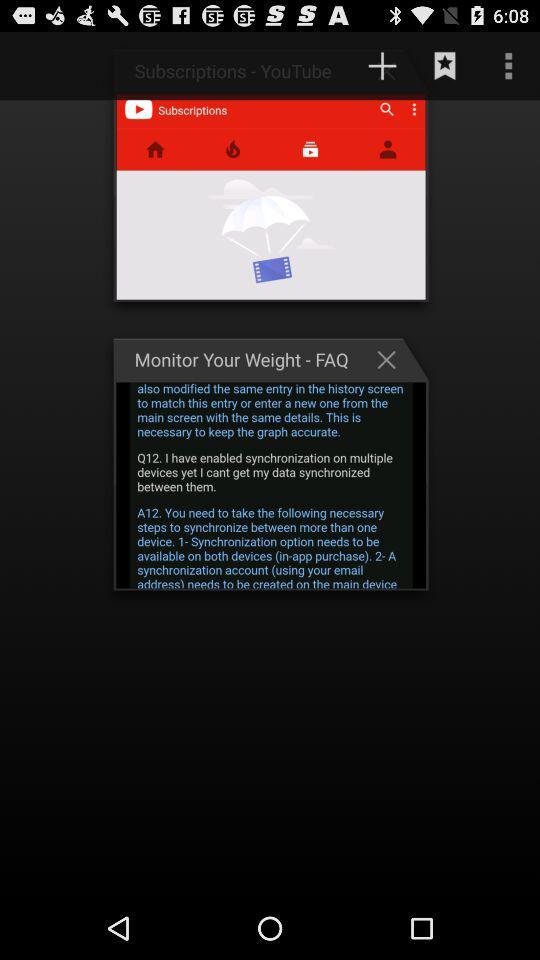 This screenshot has height=960, width=540. What do you see at coordinates (445, 70) in the screenshot?
I see `the bookmark icon` at bounding box center [445, 70].